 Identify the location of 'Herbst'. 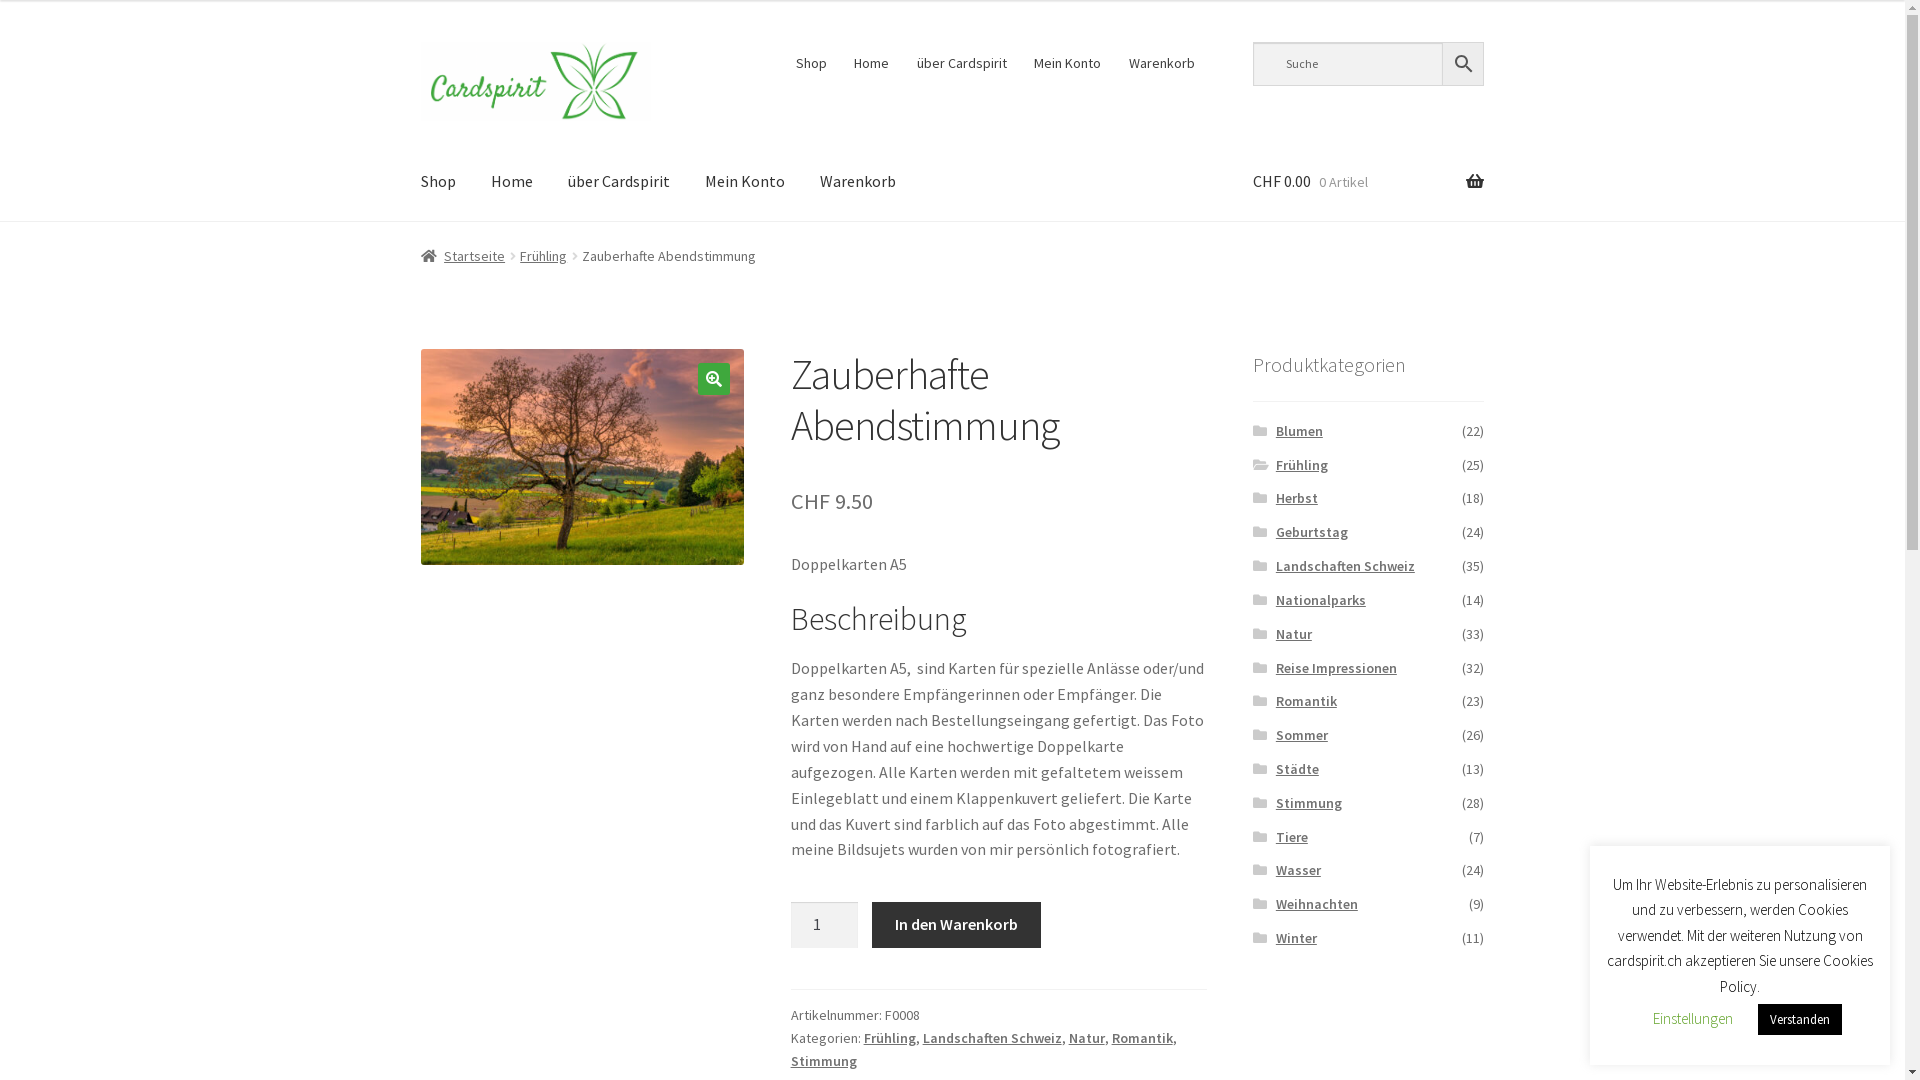
(1275, 496).